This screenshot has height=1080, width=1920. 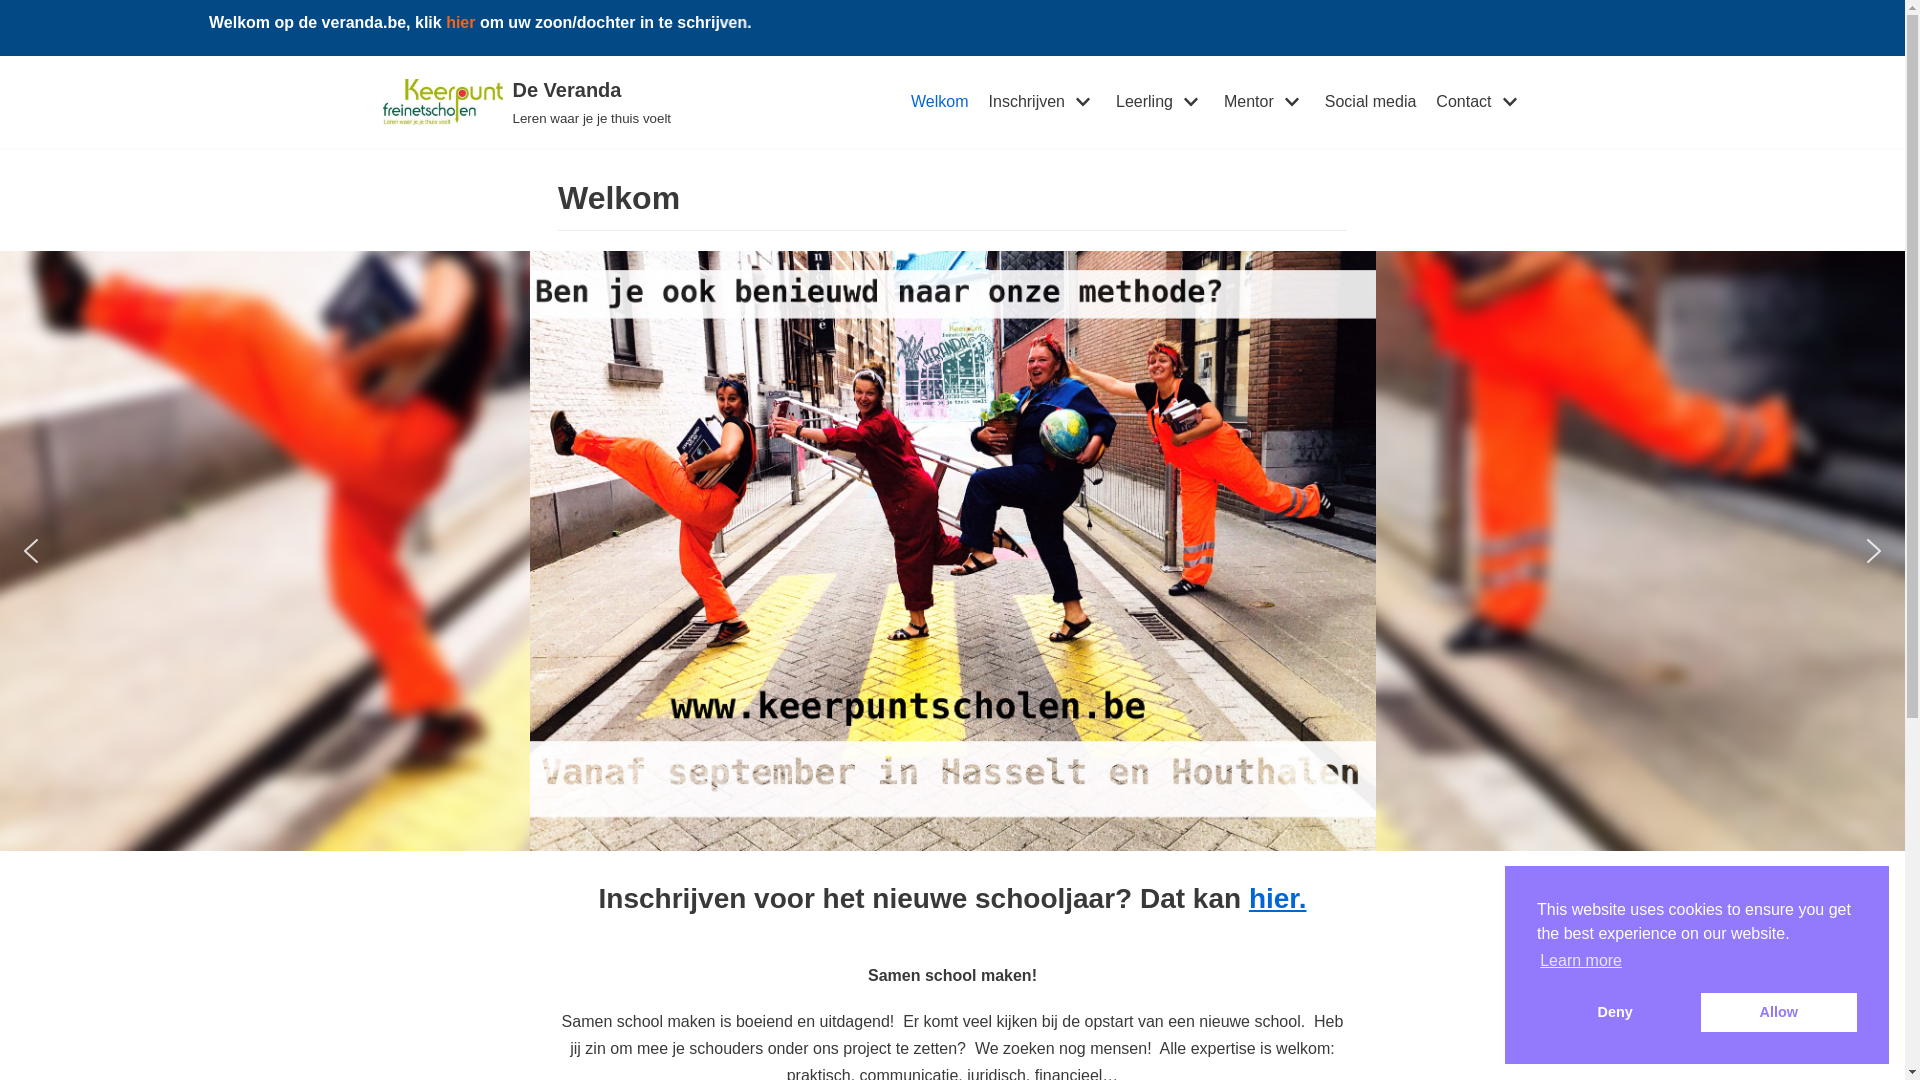 What do you see at coordinates (1370, 101) in the screenshot?
I see `'Social media'` at bounding box center [1370, 101].